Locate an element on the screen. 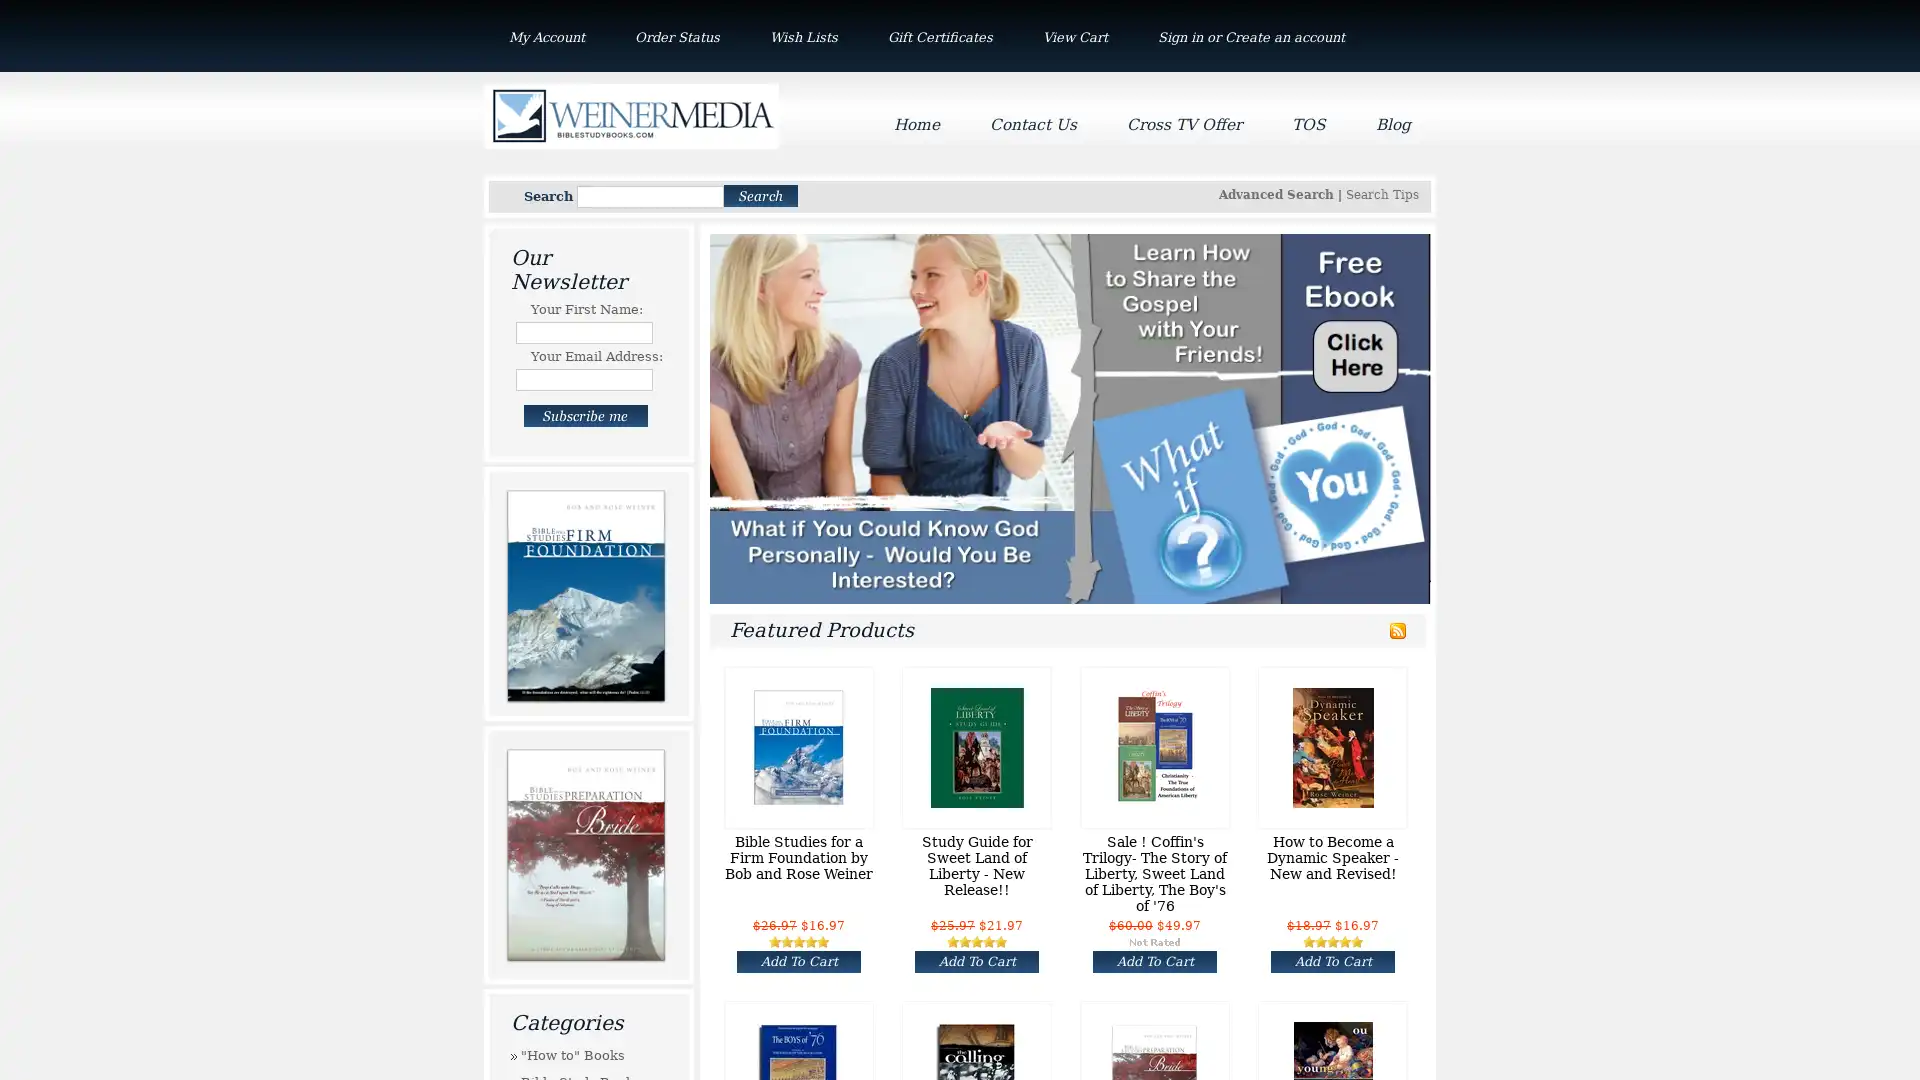  Submit is located at coordinates (760, 195).